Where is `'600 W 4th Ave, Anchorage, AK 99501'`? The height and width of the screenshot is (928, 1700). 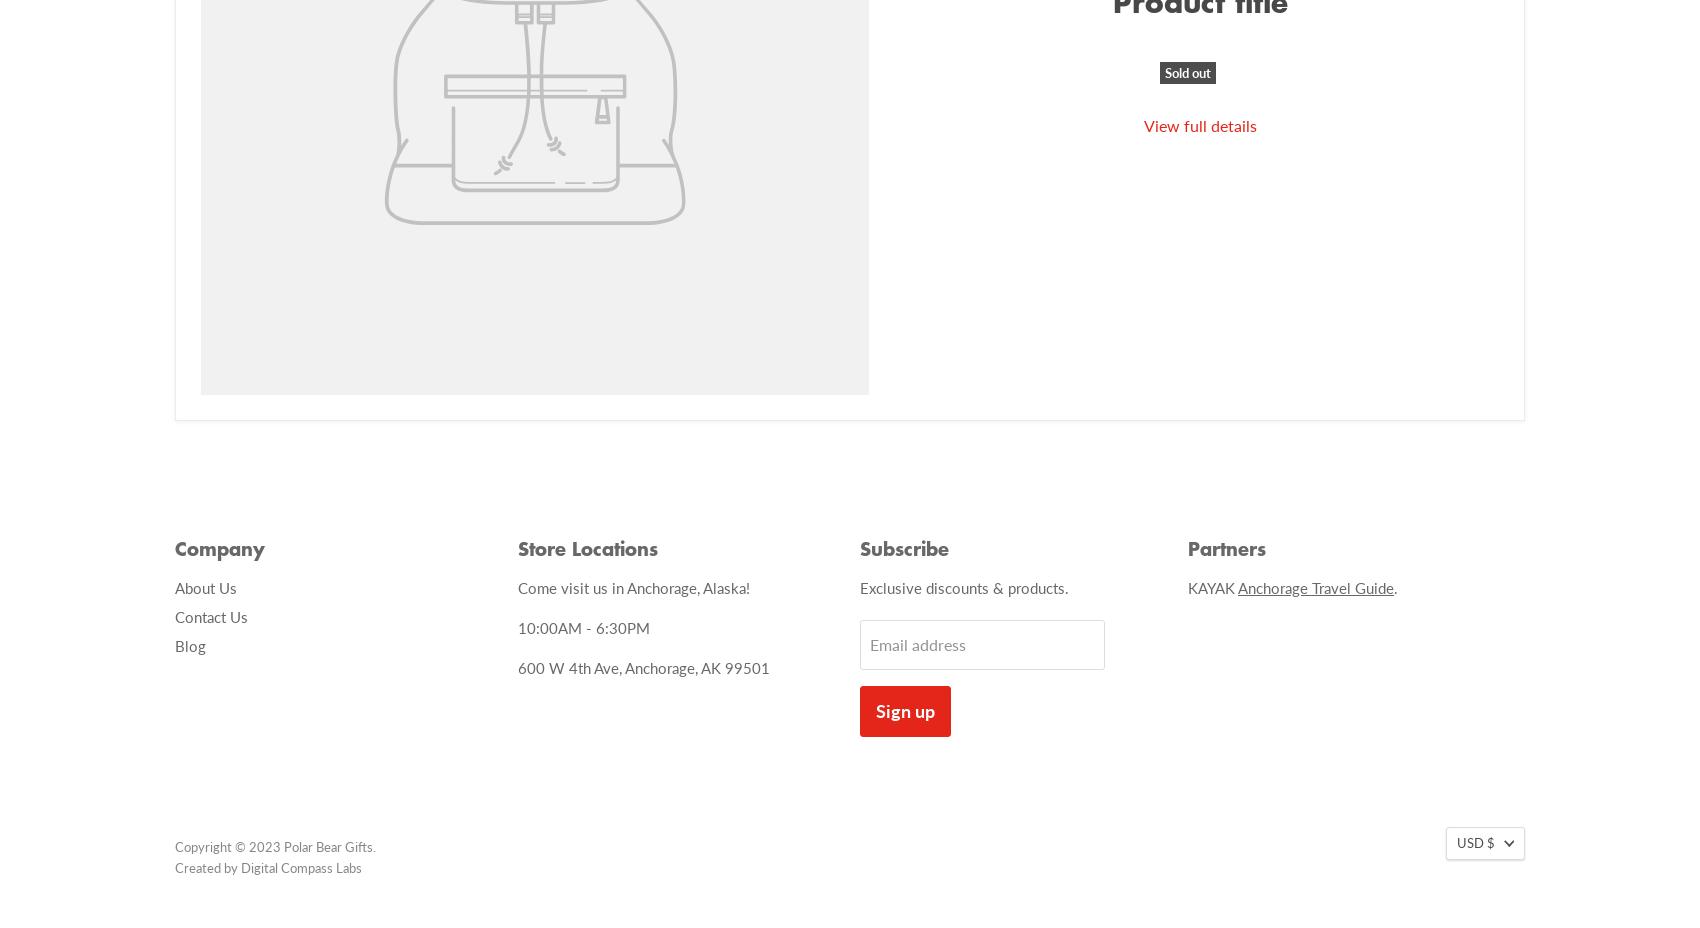
'600 W 4th Ave, Anchorage, AK 99501' is located at coordinates (642, 667).